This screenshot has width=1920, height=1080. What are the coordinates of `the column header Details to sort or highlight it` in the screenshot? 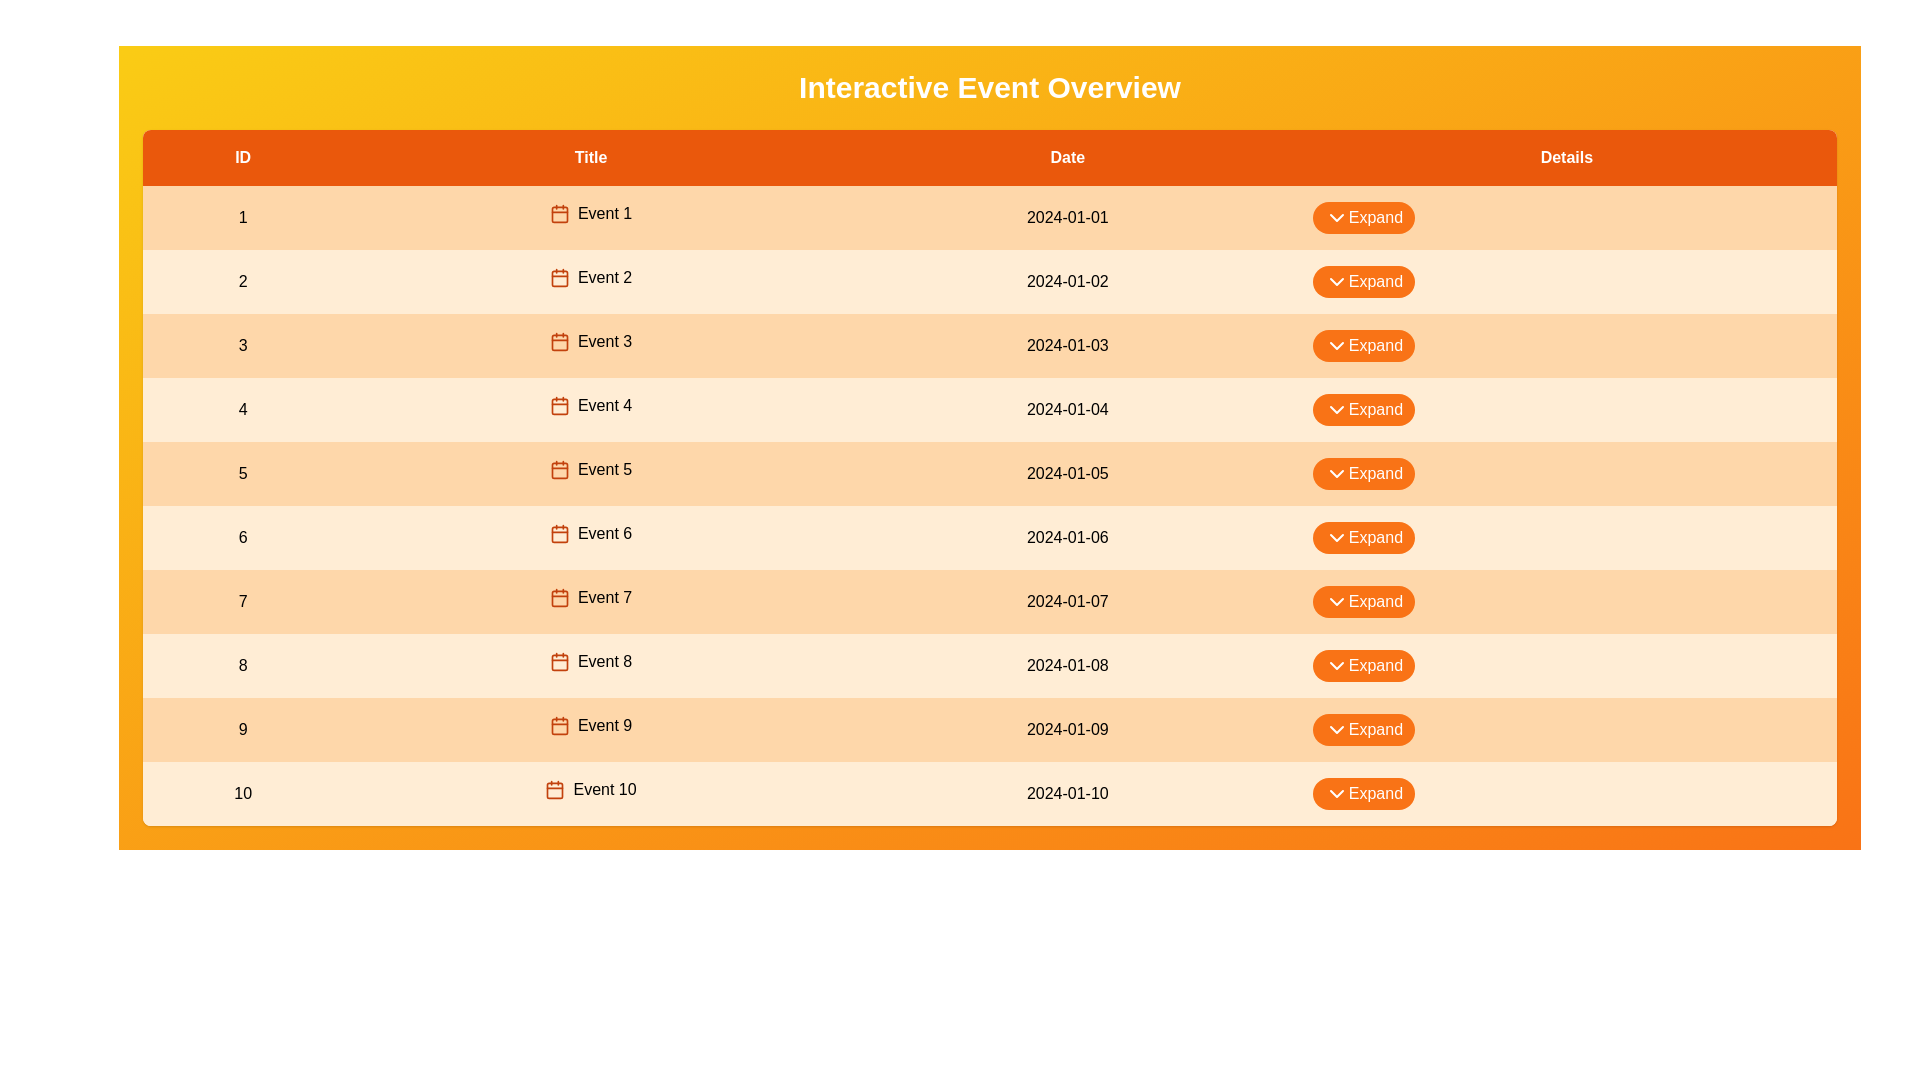 It's located at (1564, 157).